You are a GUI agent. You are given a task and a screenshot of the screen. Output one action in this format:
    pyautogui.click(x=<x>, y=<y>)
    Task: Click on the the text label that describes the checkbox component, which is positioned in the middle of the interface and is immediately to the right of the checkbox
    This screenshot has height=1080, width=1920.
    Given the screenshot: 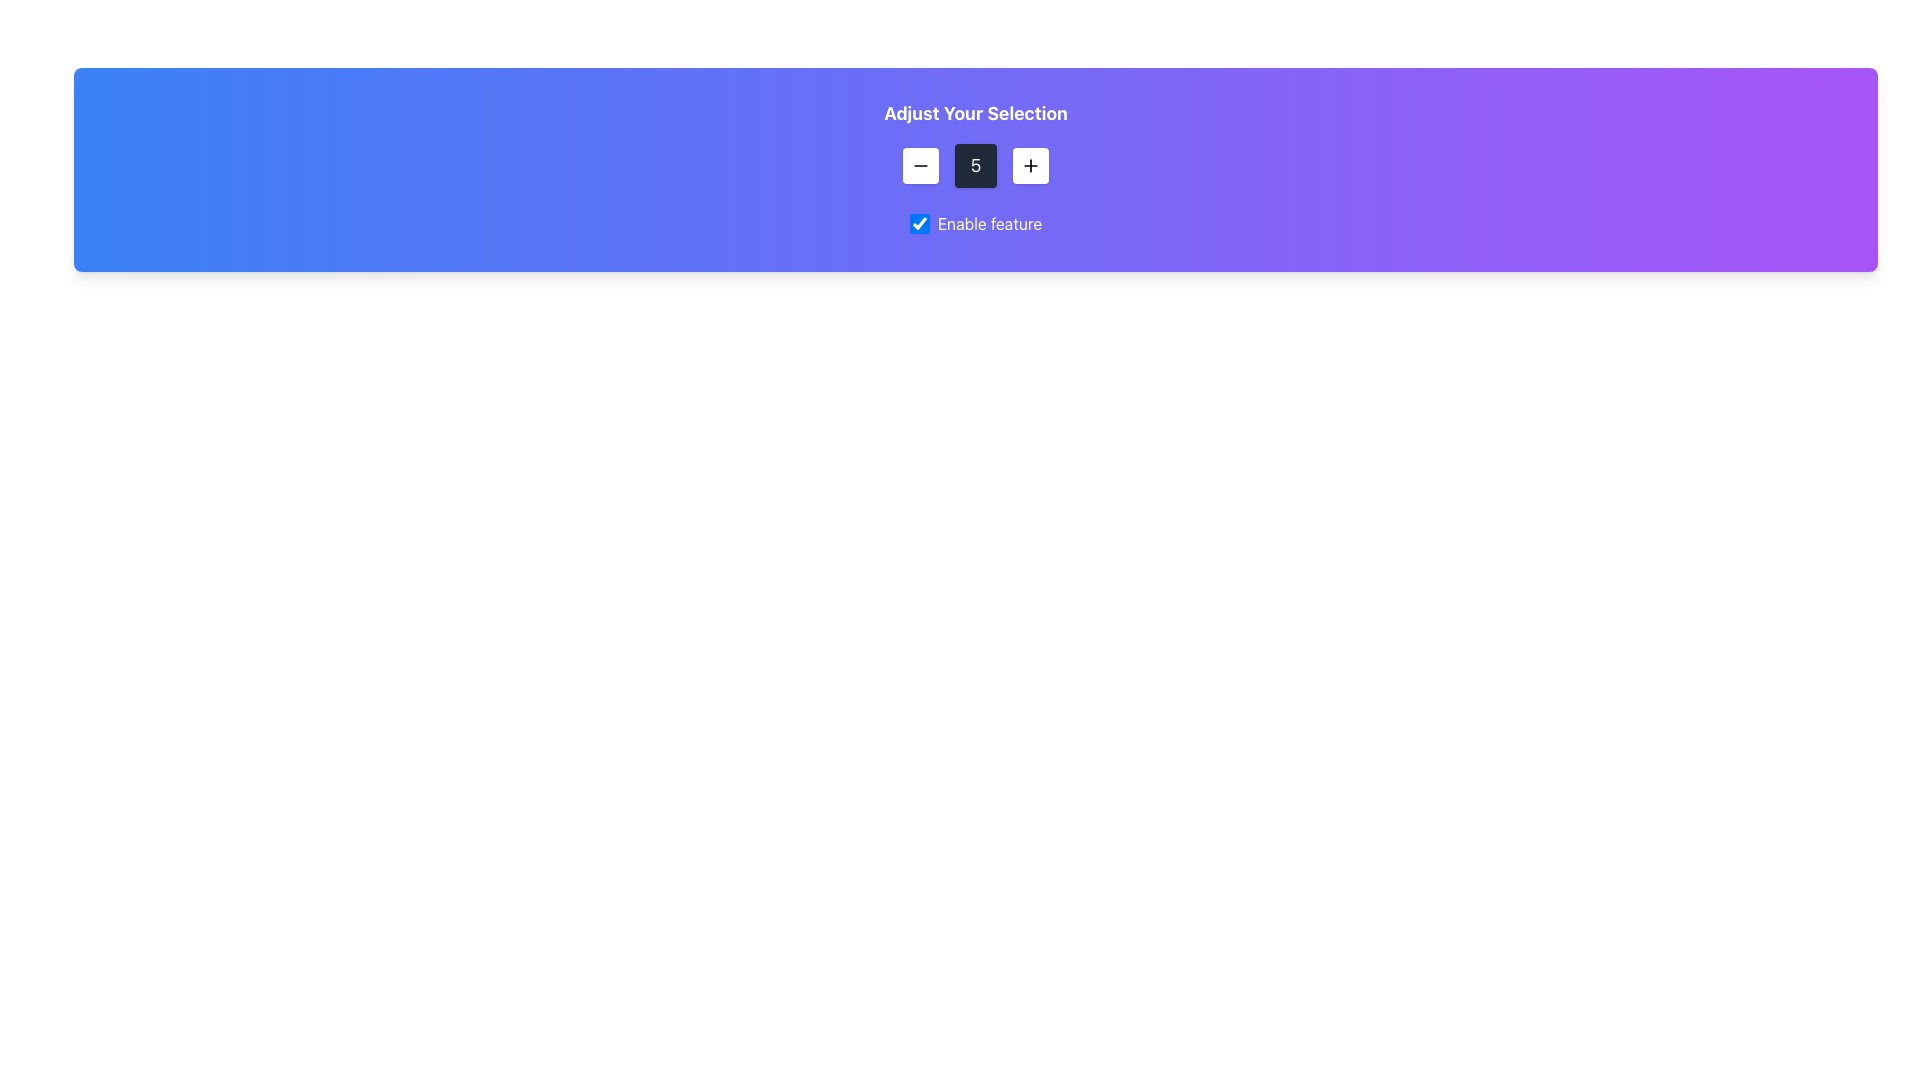 What is the action you would take?
    pyautogui.click(x=989, y=223)
    